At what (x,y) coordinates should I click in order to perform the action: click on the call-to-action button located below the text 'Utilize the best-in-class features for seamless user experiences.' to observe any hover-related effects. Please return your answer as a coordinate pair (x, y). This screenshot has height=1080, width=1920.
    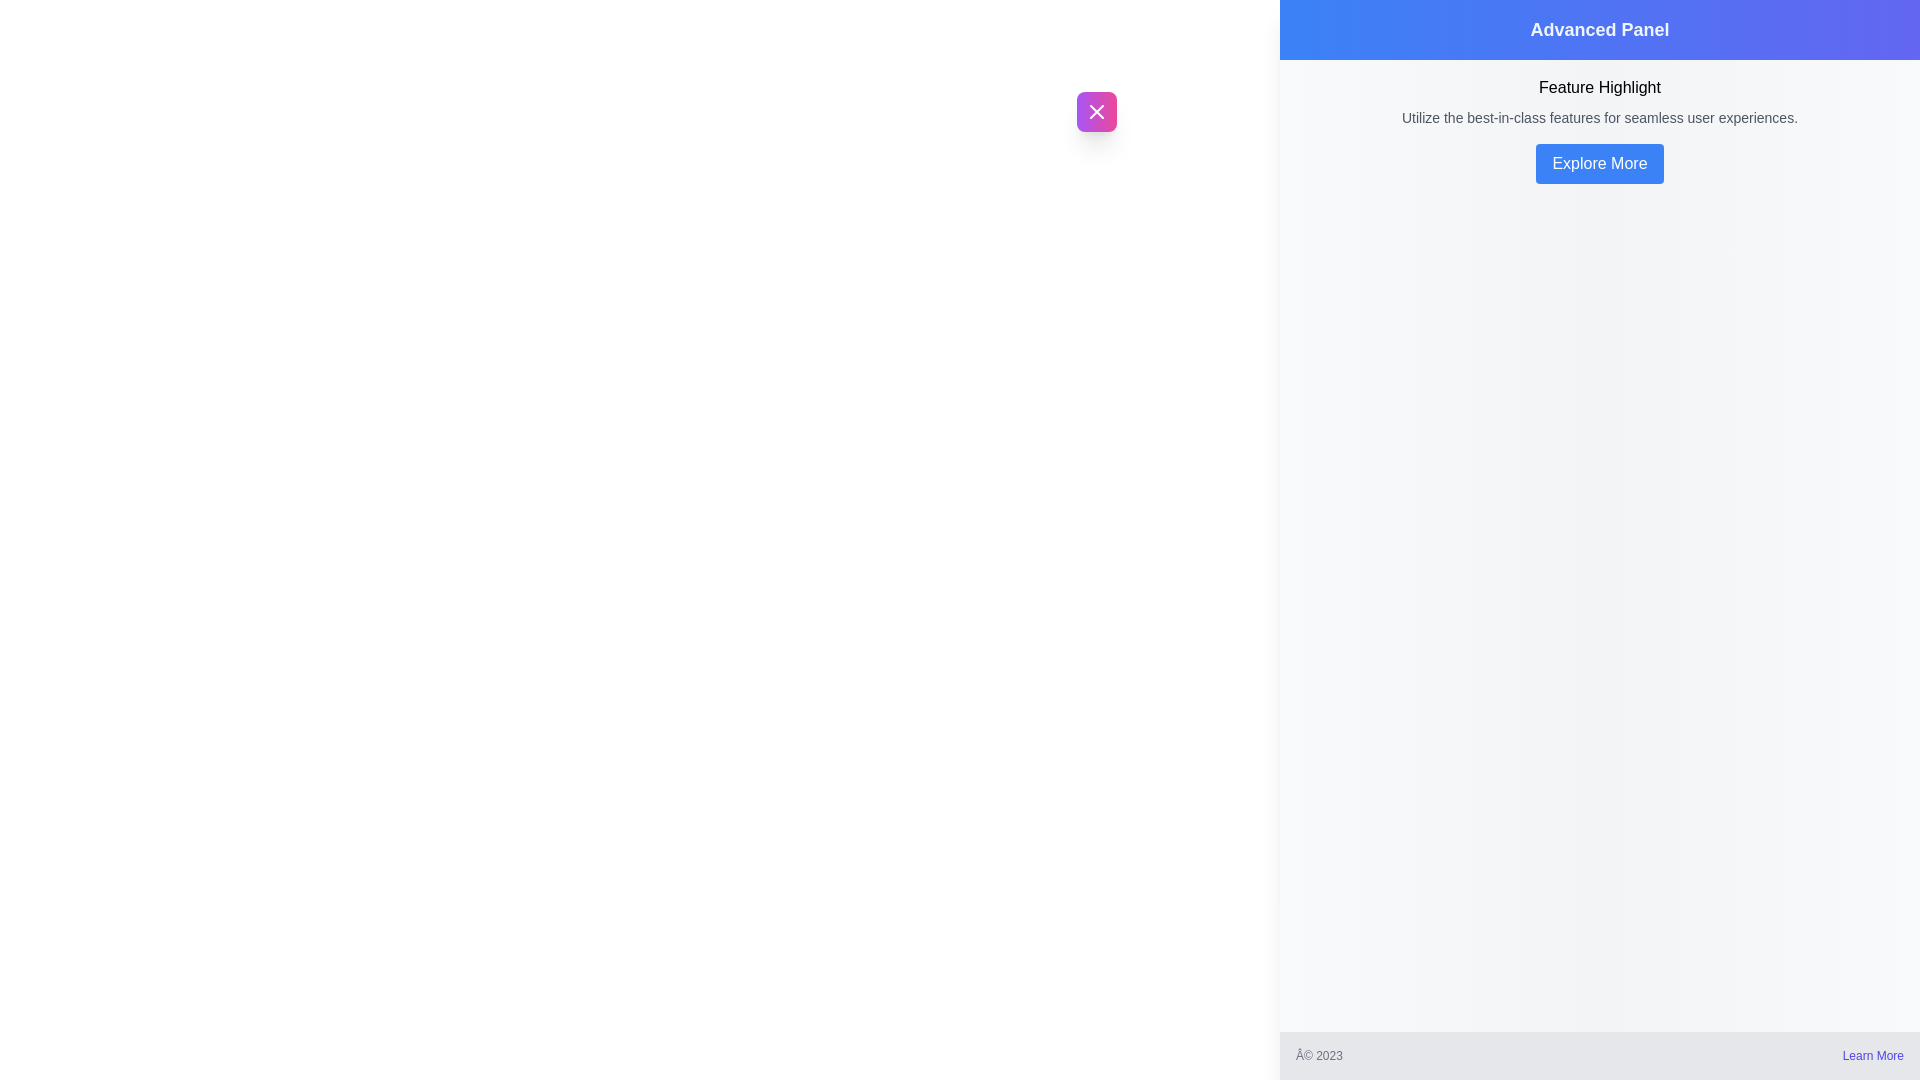
    Looking at the image, I should click on (1598, 163).